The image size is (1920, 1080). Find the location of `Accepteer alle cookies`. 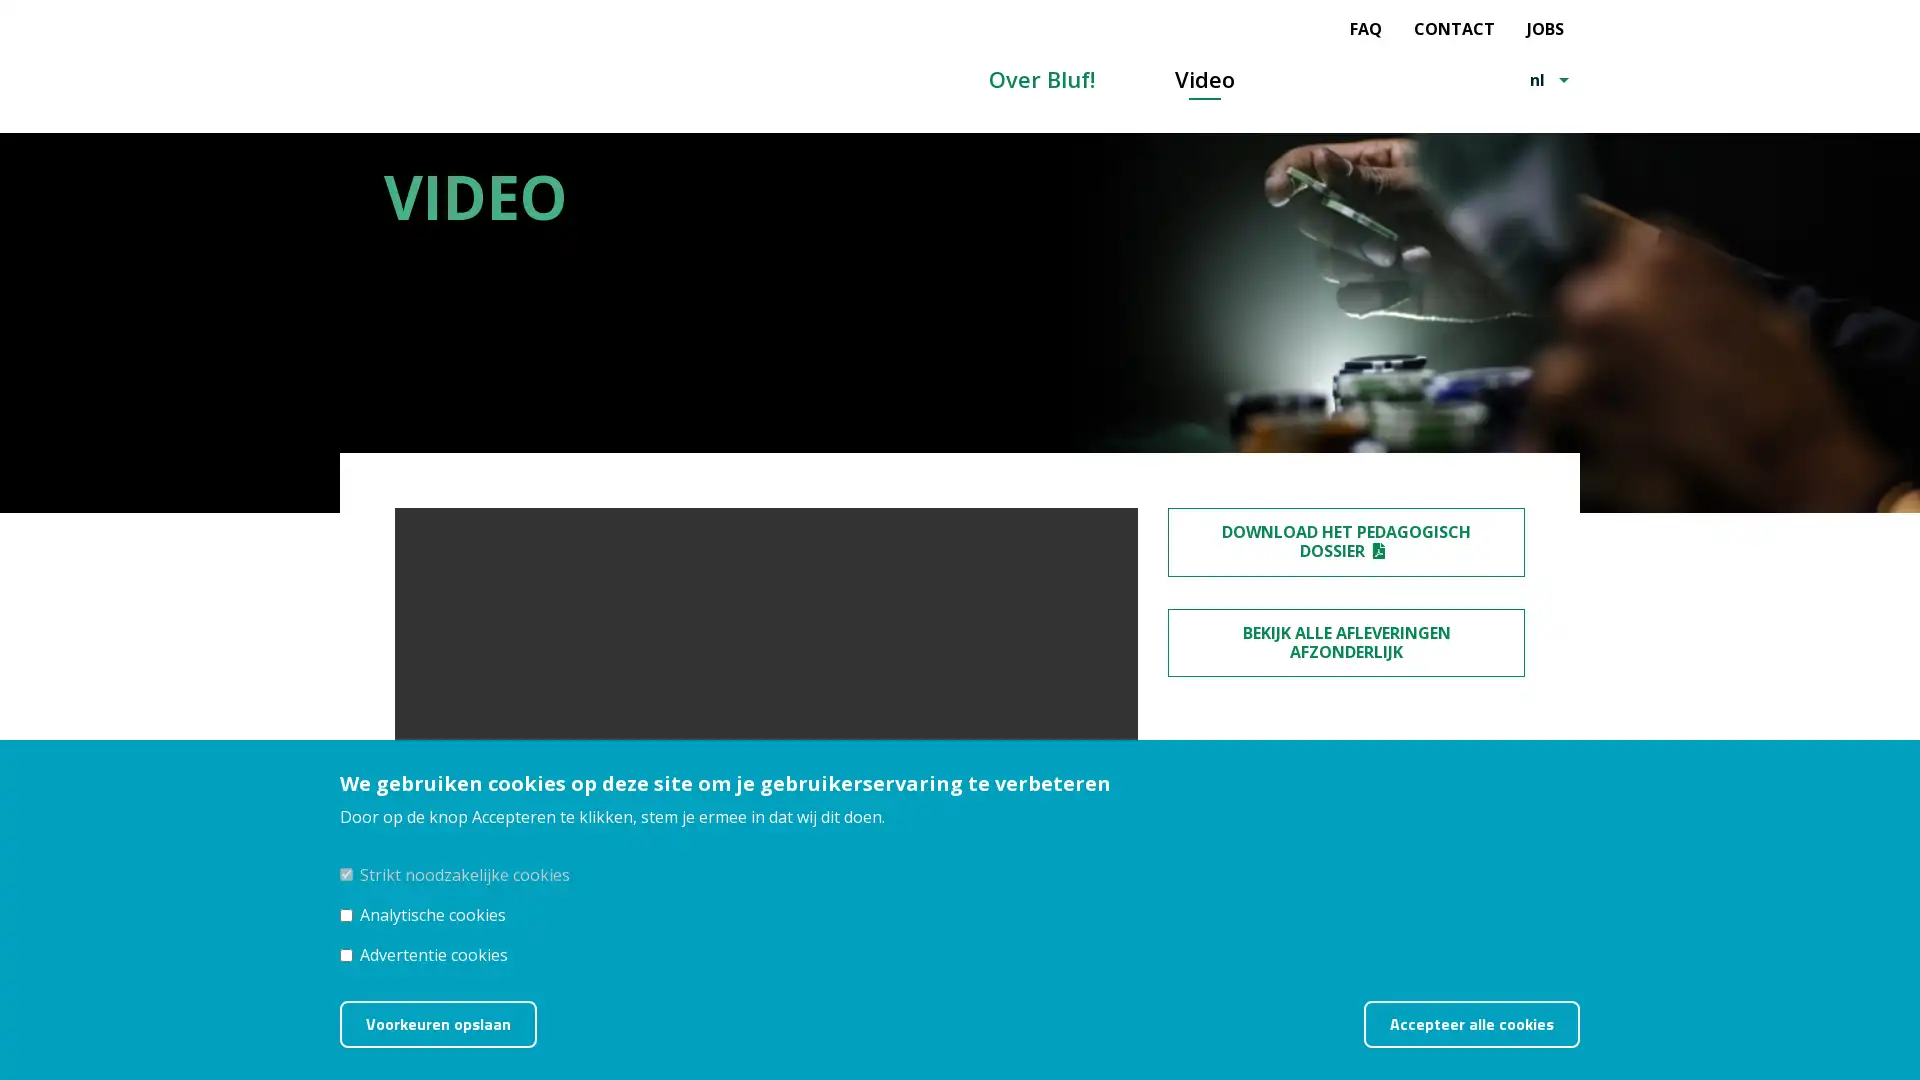

Accepteer alle cookies is located at coordinates (1472, 1023).